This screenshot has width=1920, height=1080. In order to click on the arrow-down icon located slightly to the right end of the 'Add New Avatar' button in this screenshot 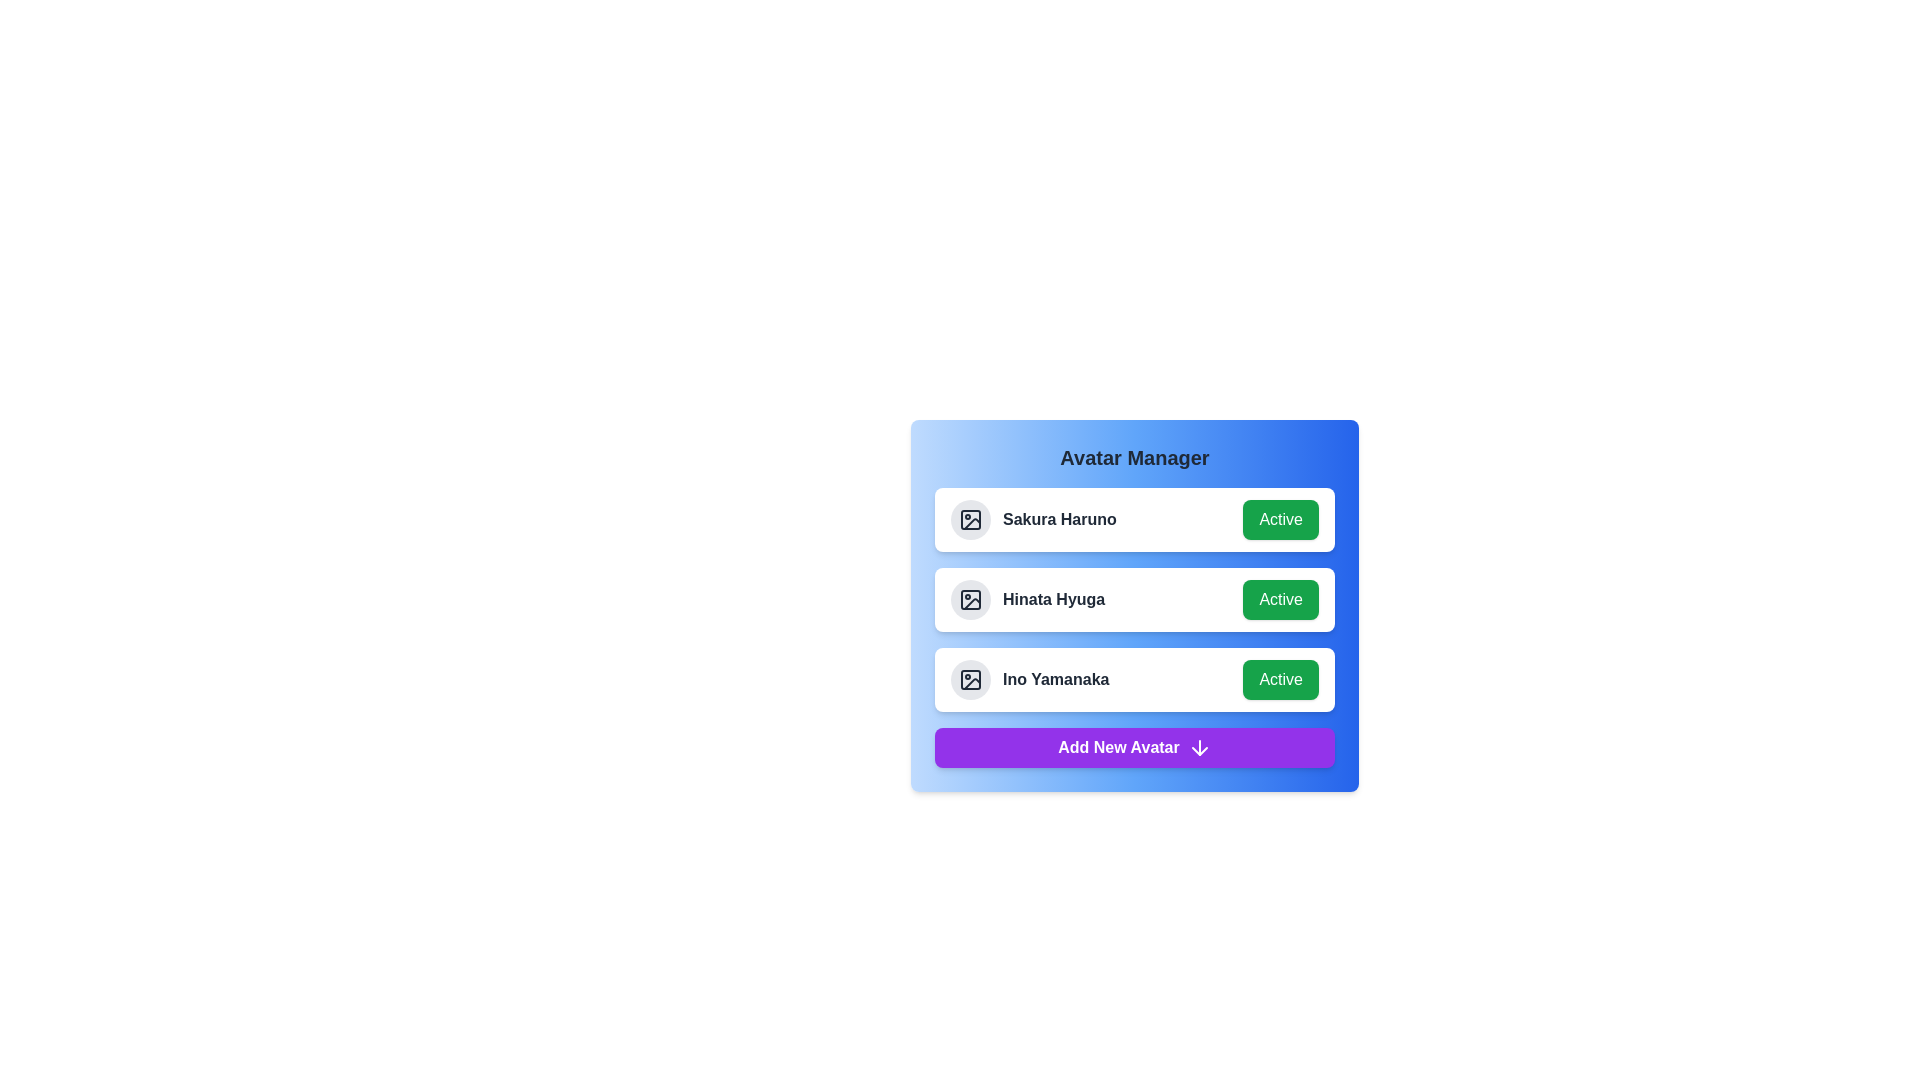, I will do `click(1199, 748)`.